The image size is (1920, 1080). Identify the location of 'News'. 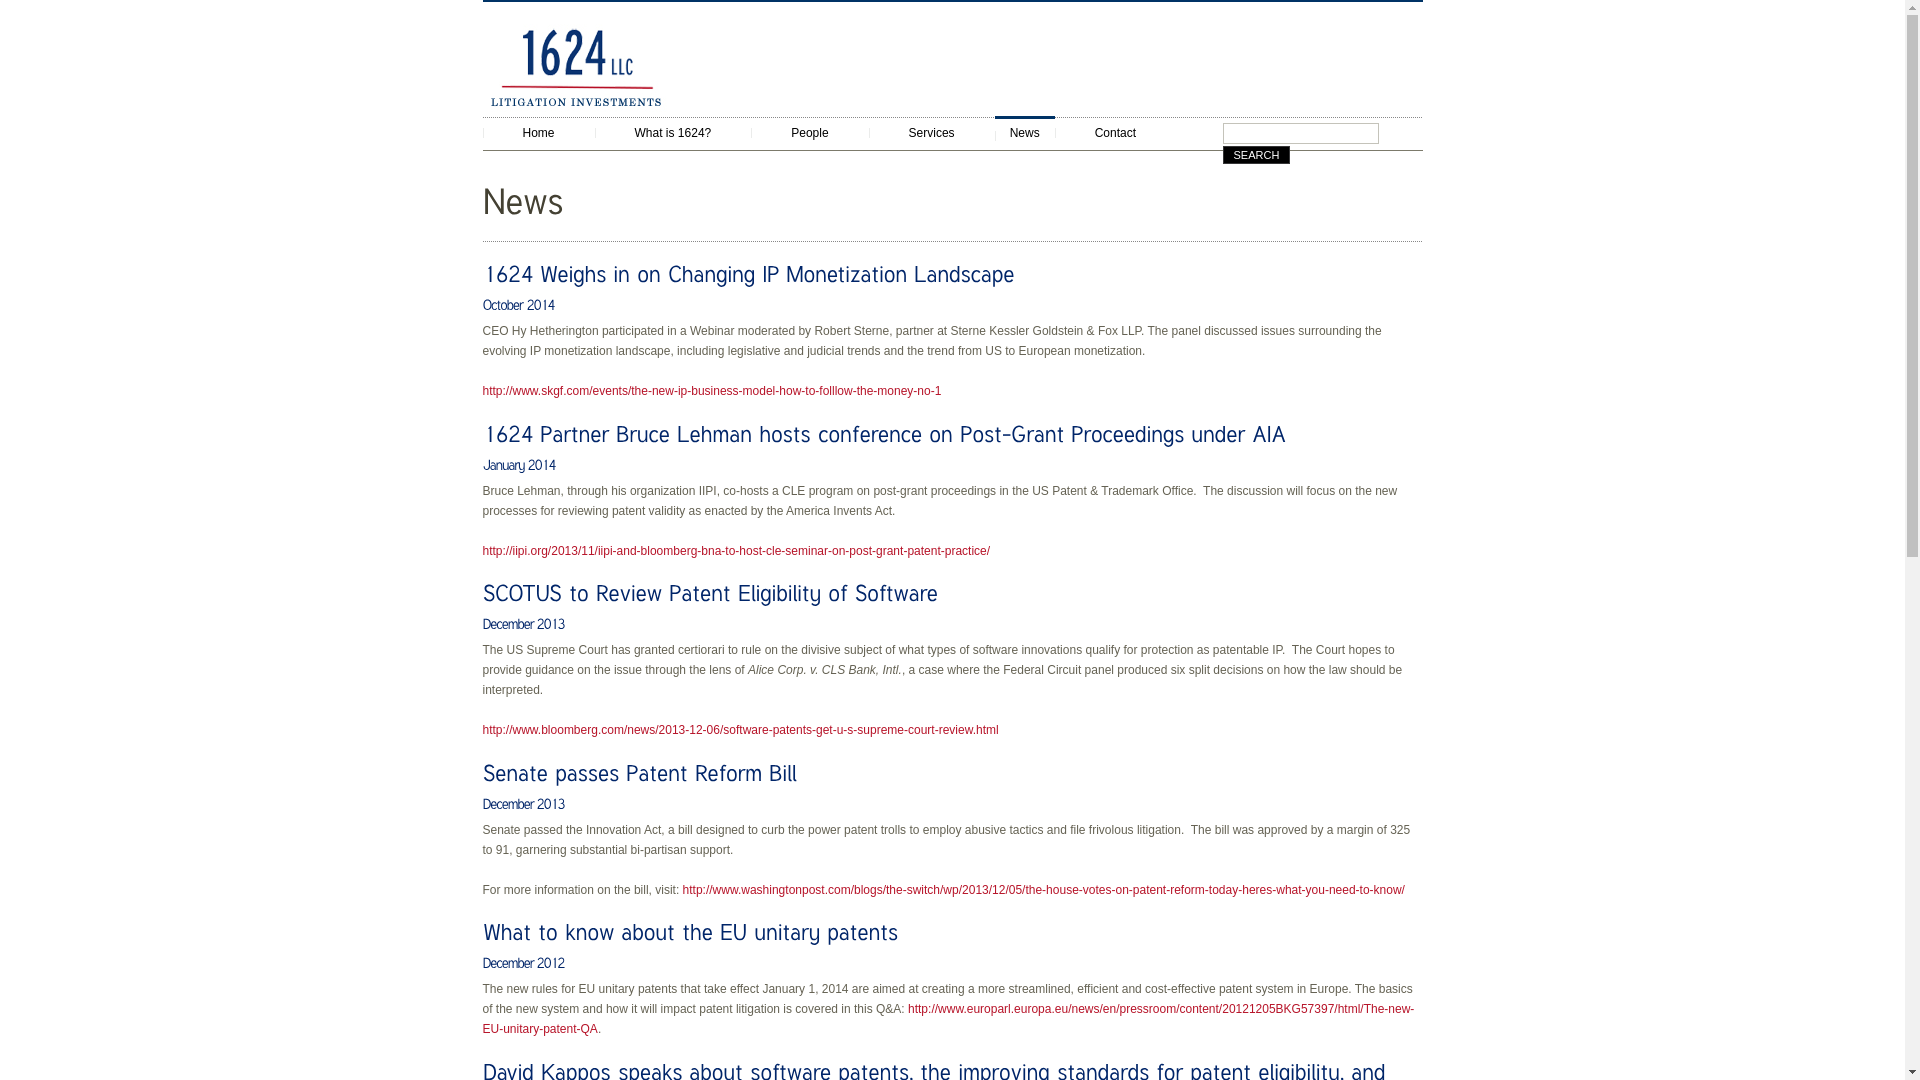
(1025, 134).